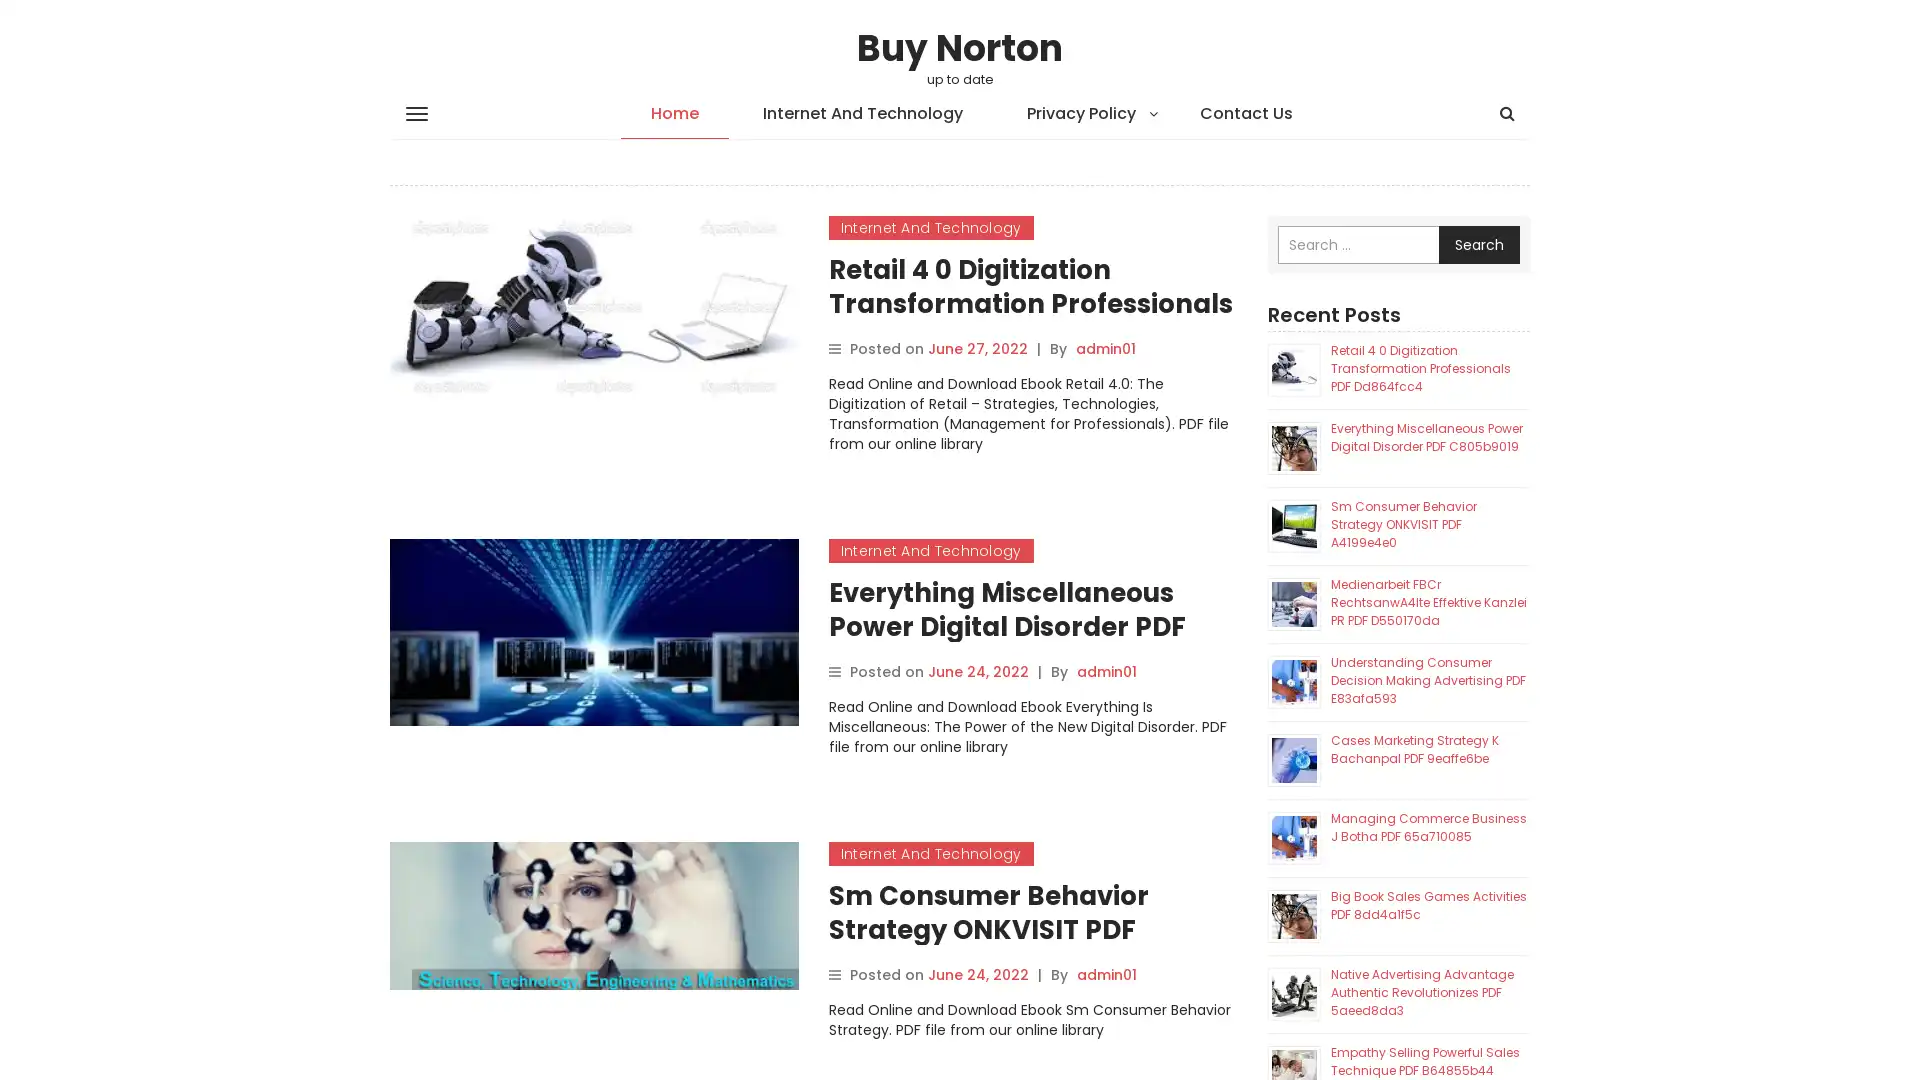 The height and width of the screenshot is (1080, 1920). What do you see at coordinates (1479, 244) in the screenshot?
I see `Search` at bounding box center [1479, 244].